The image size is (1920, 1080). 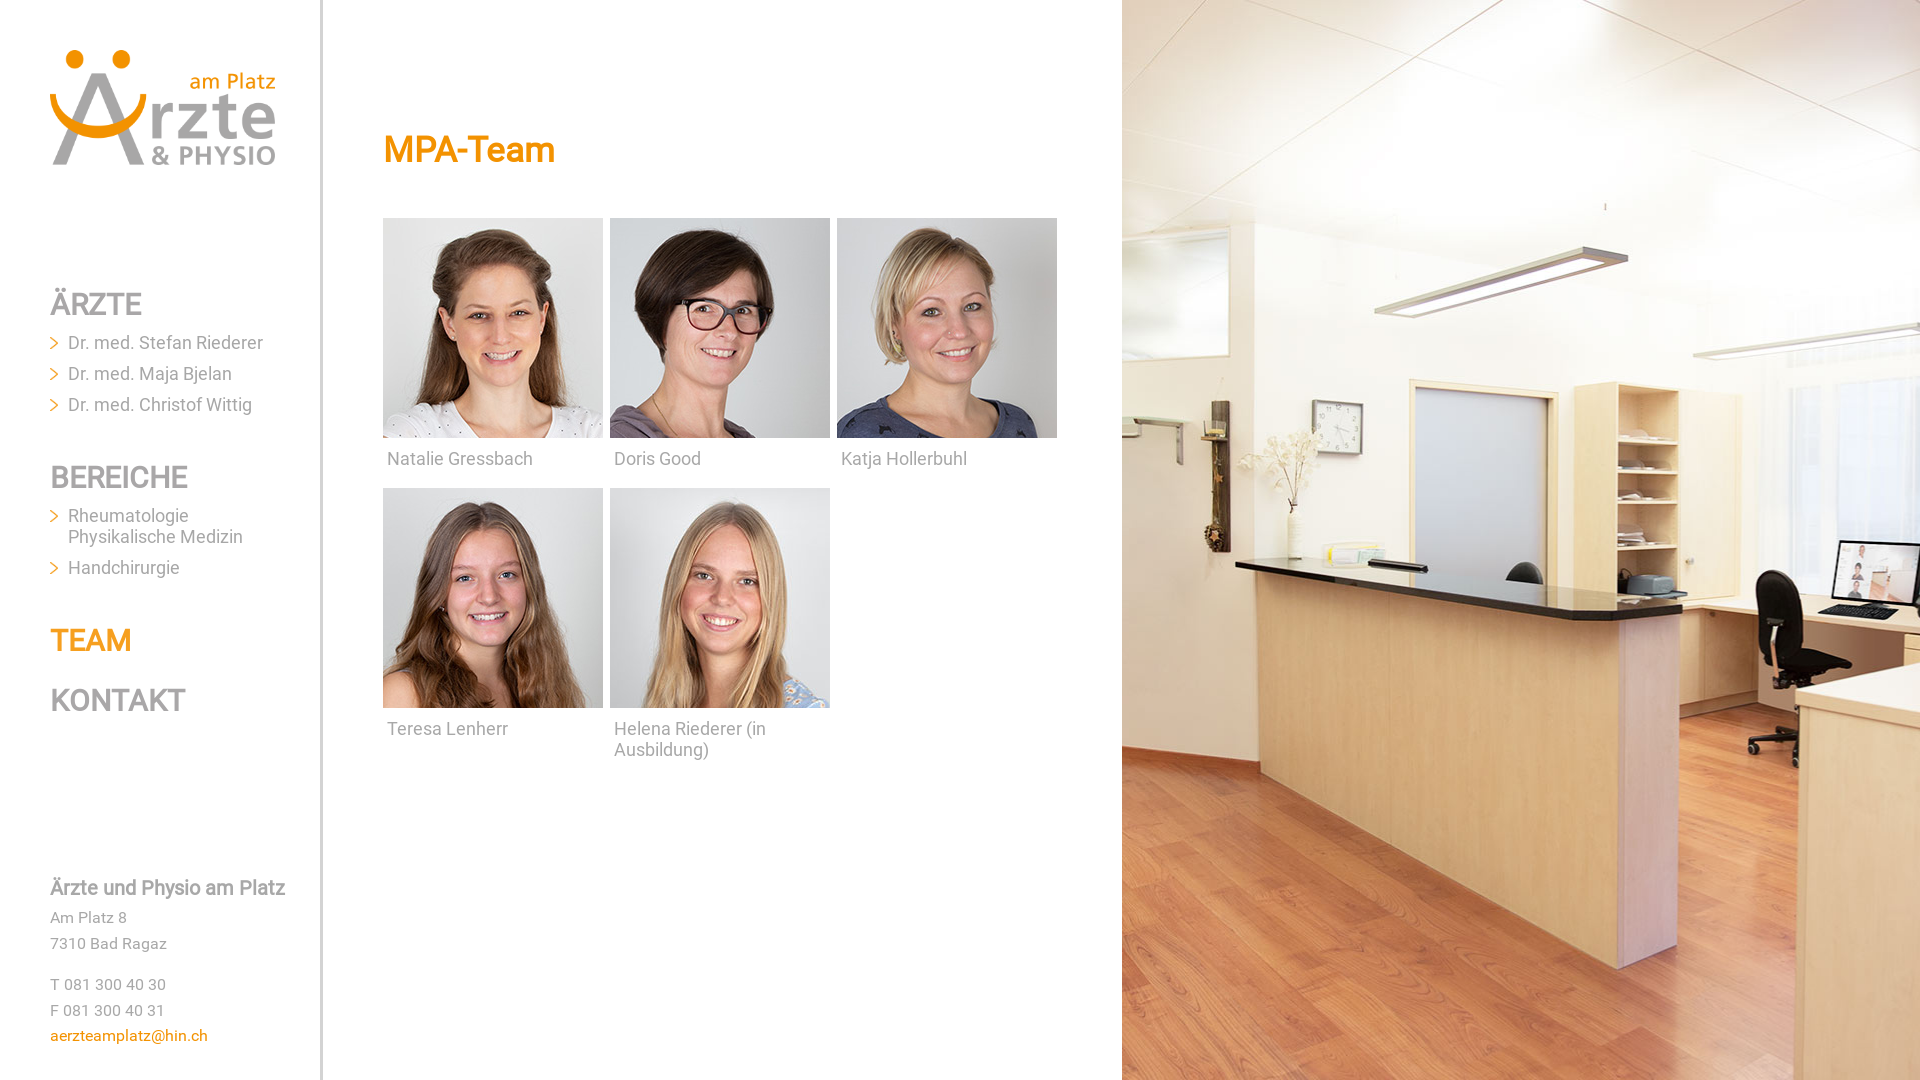 I want to click on 'KONTAKT', so click(x=49, y=699).